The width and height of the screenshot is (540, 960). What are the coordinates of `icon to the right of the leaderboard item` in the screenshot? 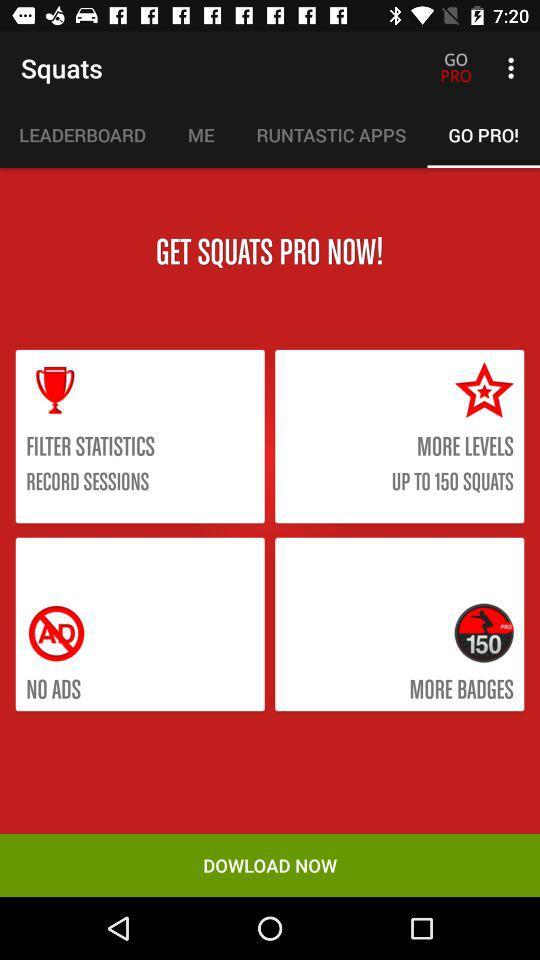 It's located at (201, 134).